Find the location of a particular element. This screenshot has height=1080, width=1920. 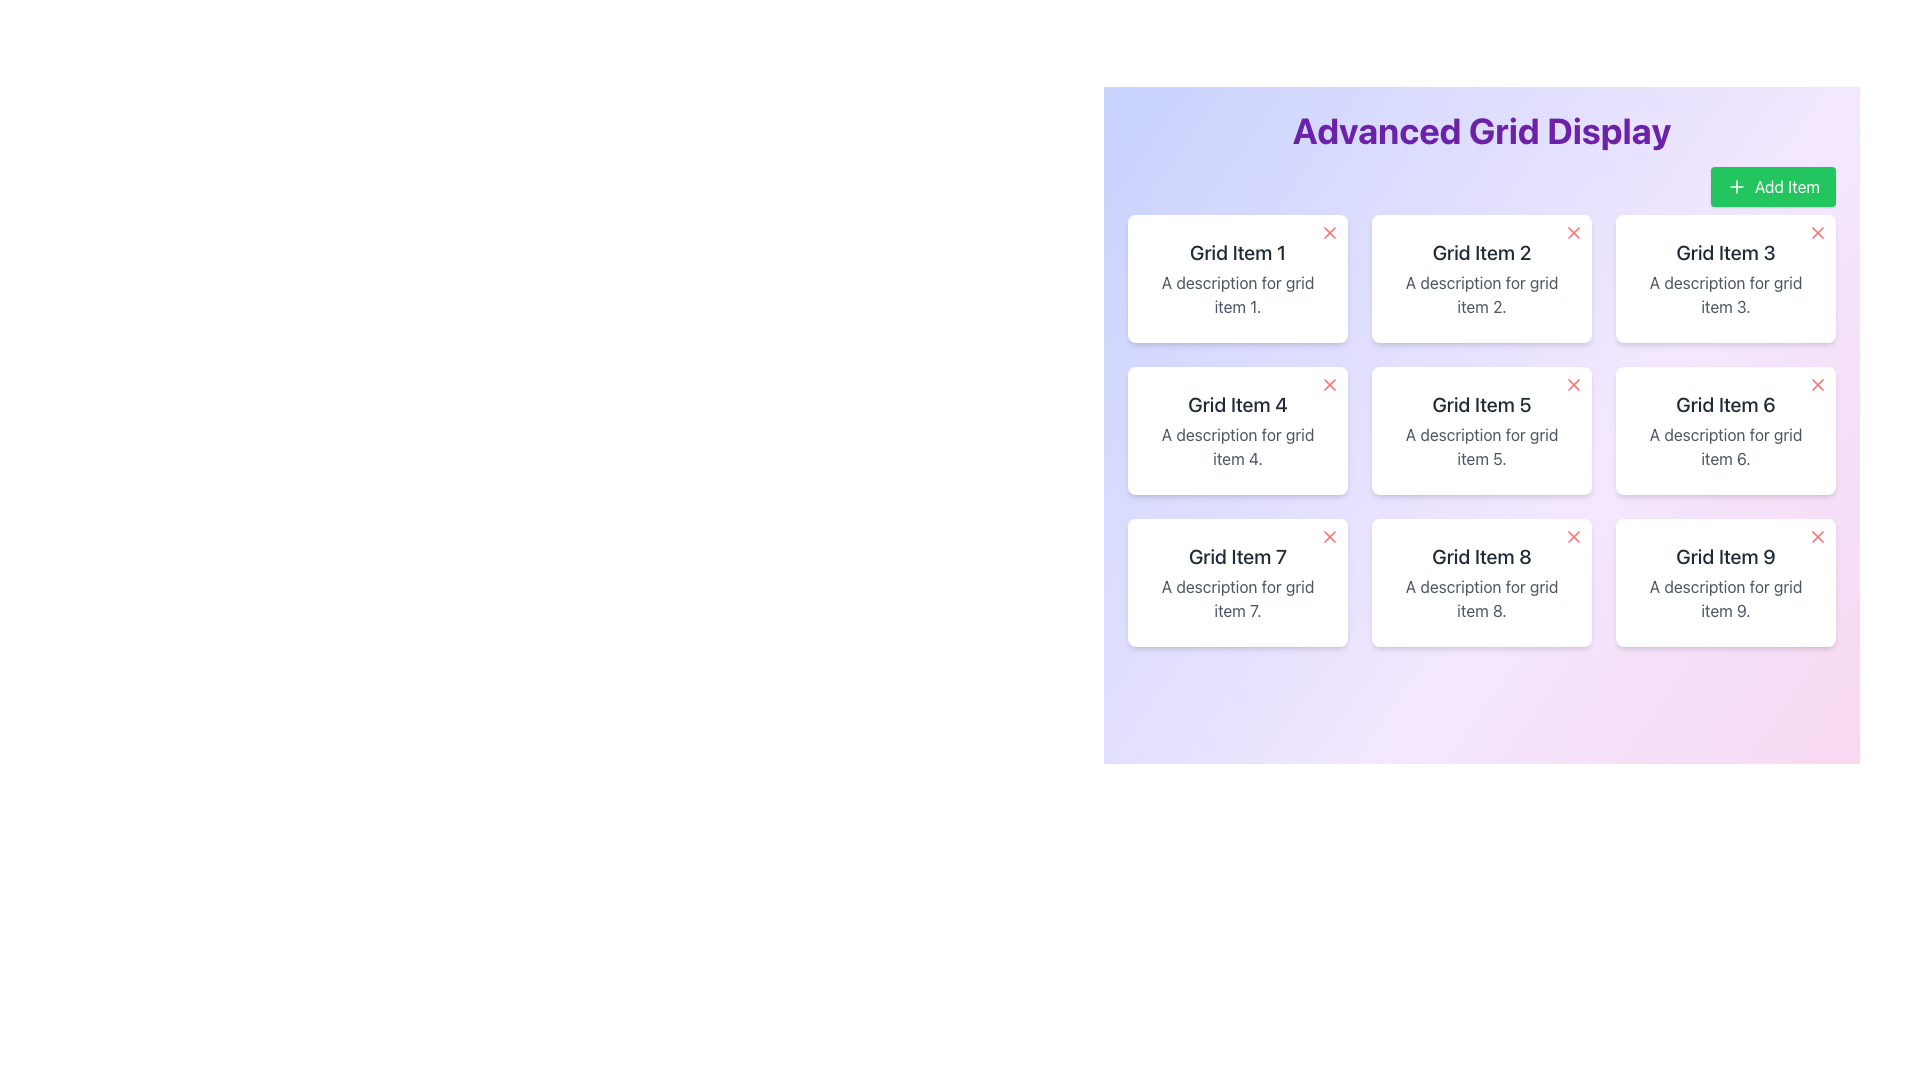

the descriptive text label that provides contextual information about the grid item, located below 'Grid Item 1' title text is located at coordinates (1237, 294).